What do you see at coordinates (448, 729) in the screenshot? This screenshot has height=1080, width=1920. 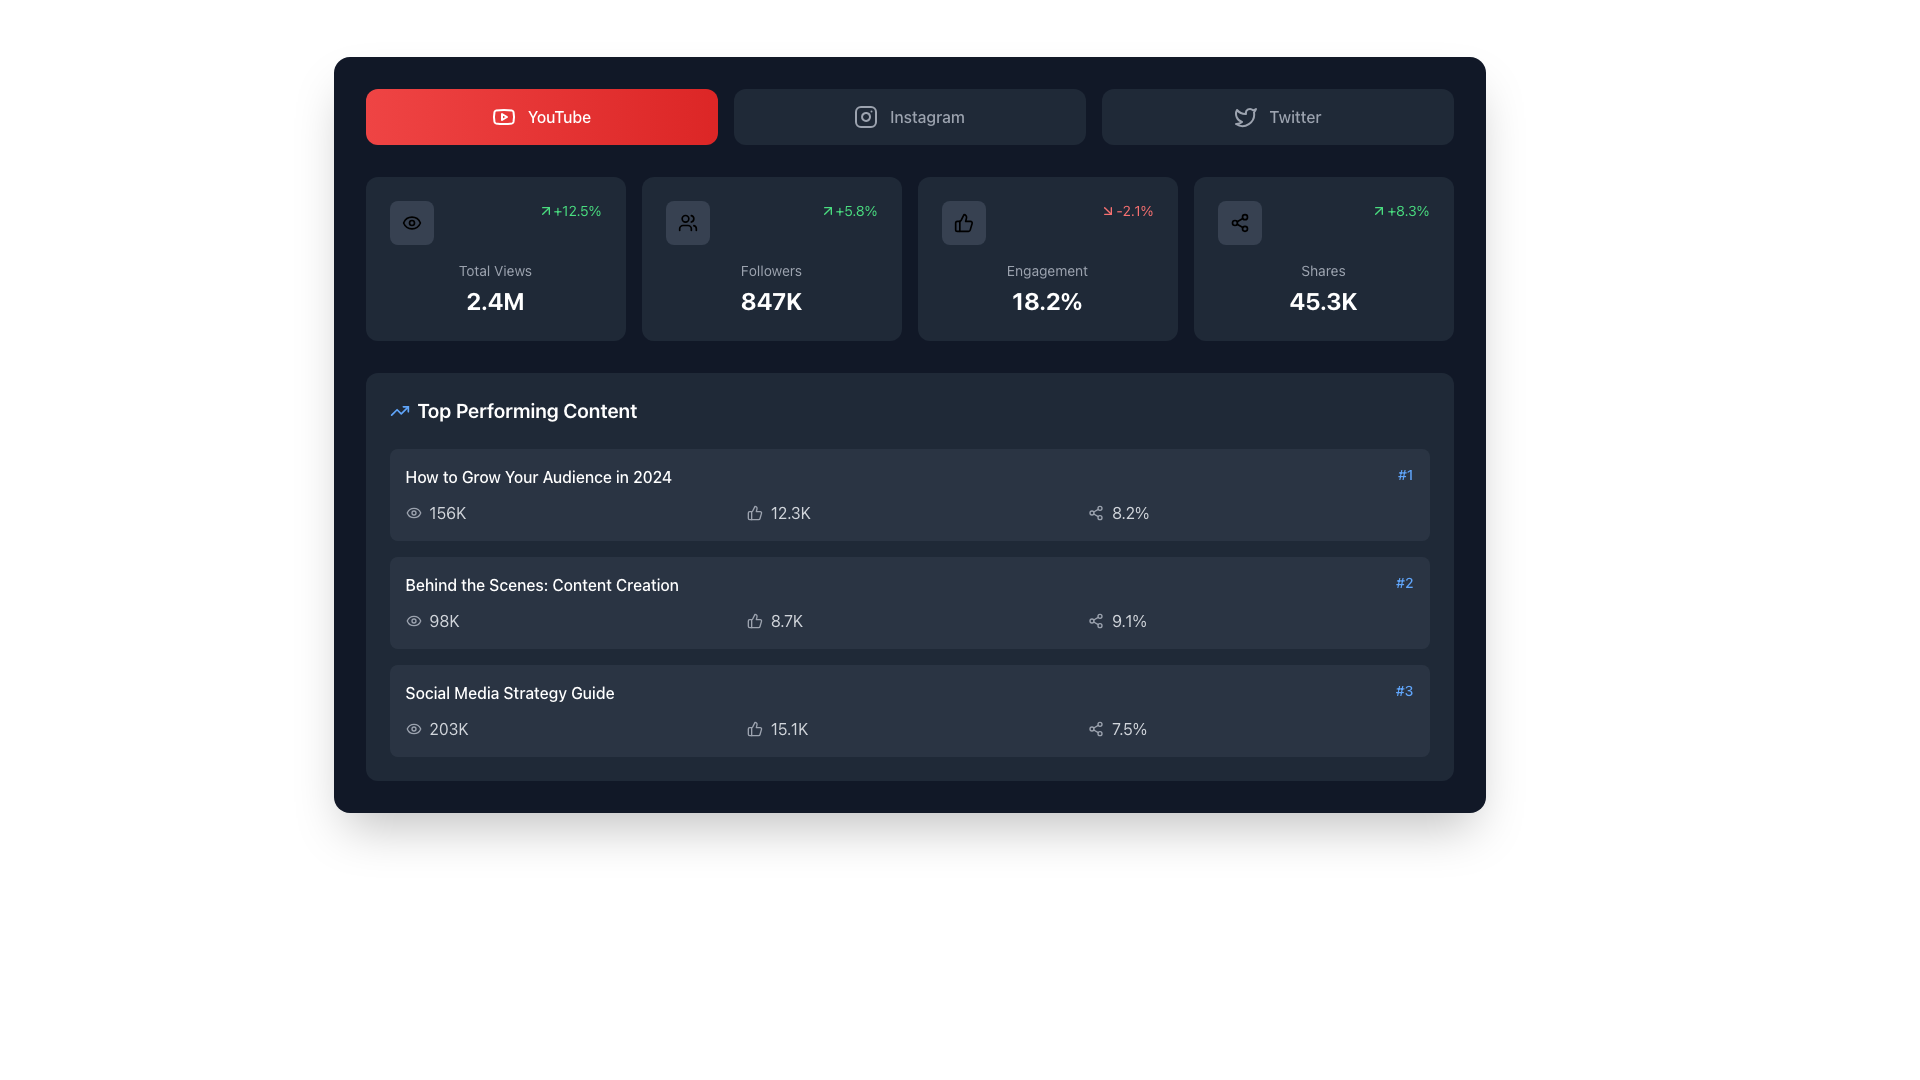 I see `and interpret the text from the Text Label located at the bottom-right of the 'Social Media Strategy Guide' segment in the 'Top Performing Content' list` at bounding box center [448, 729].